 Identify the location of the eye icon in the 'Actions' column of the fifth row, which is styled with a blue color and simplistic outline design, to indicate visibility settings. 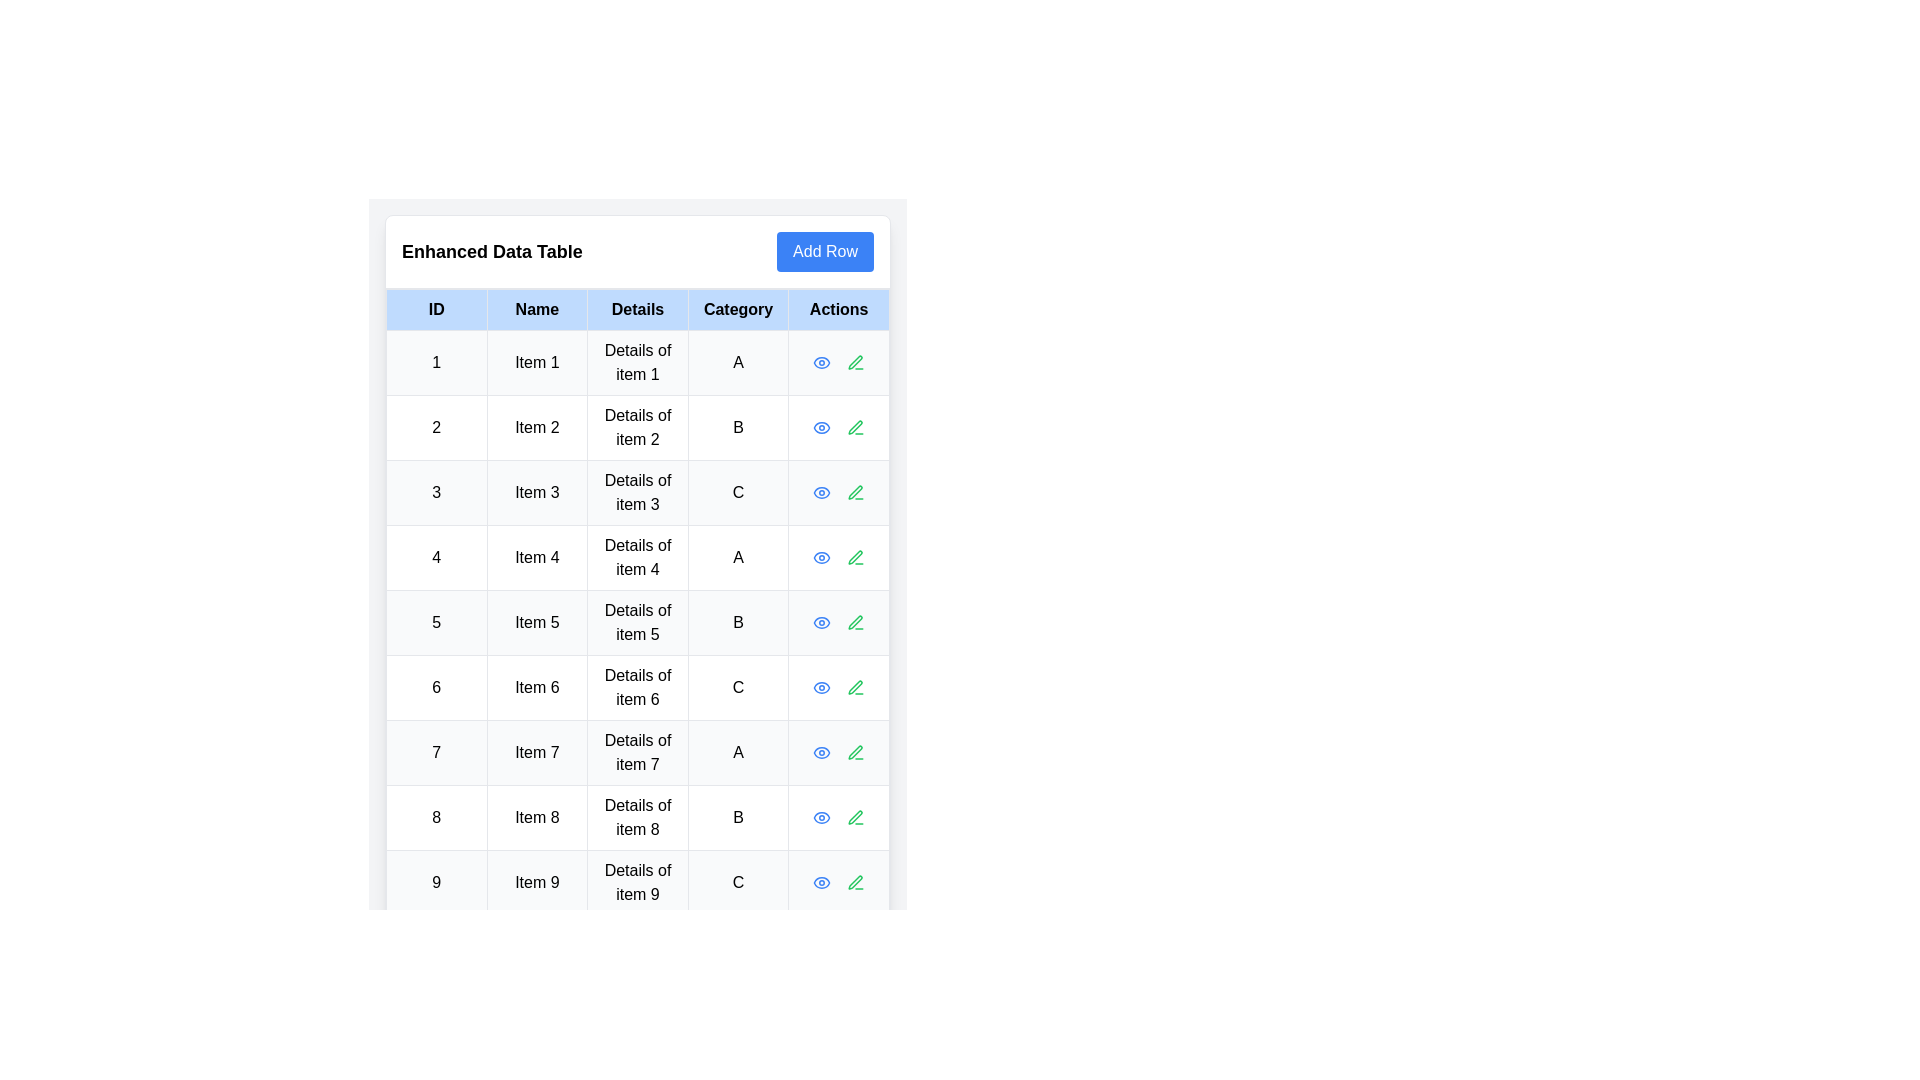
(822, 622).